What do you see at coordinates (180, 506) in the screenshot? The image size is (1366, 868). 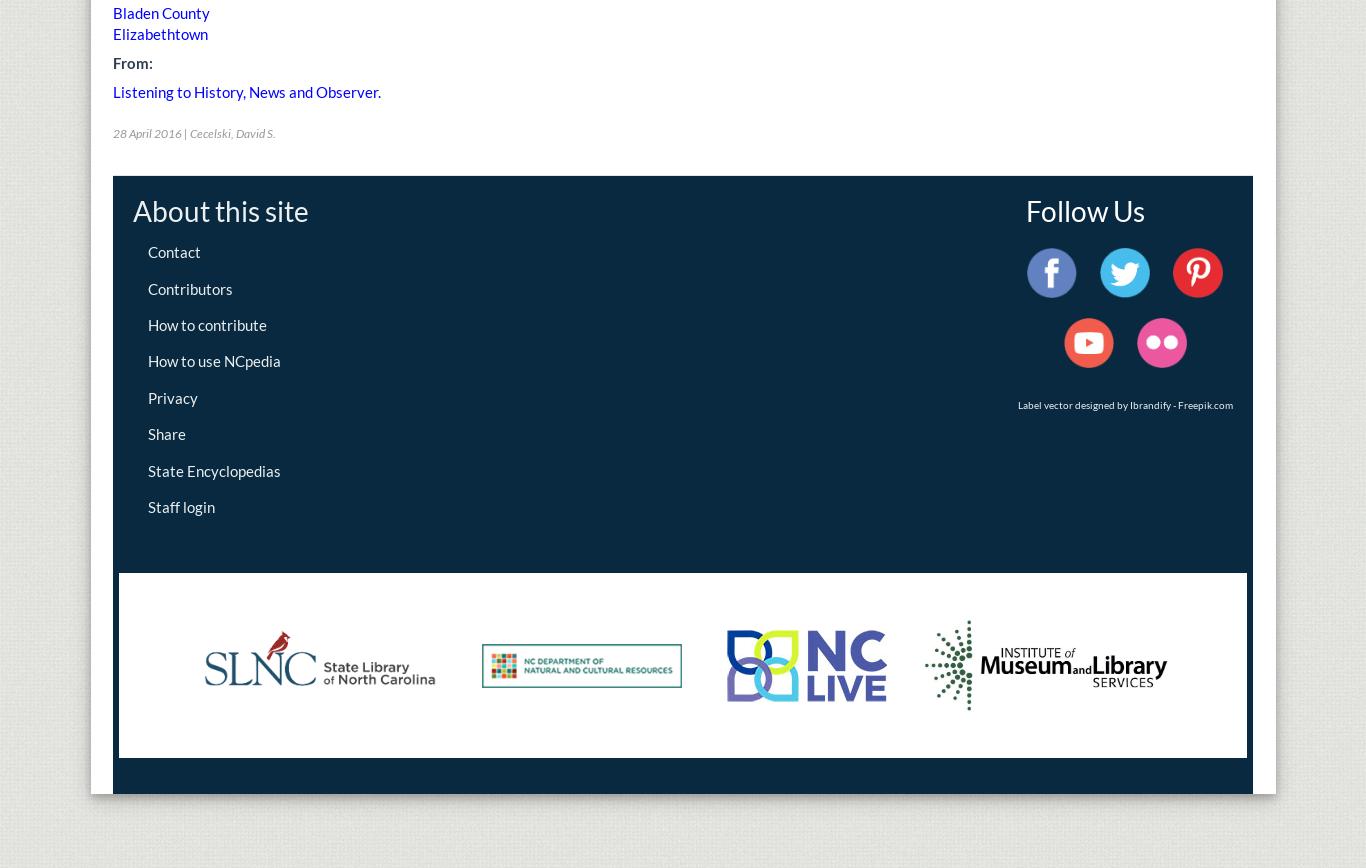 I see `'Staff login'` at bounding box center [180, 506].